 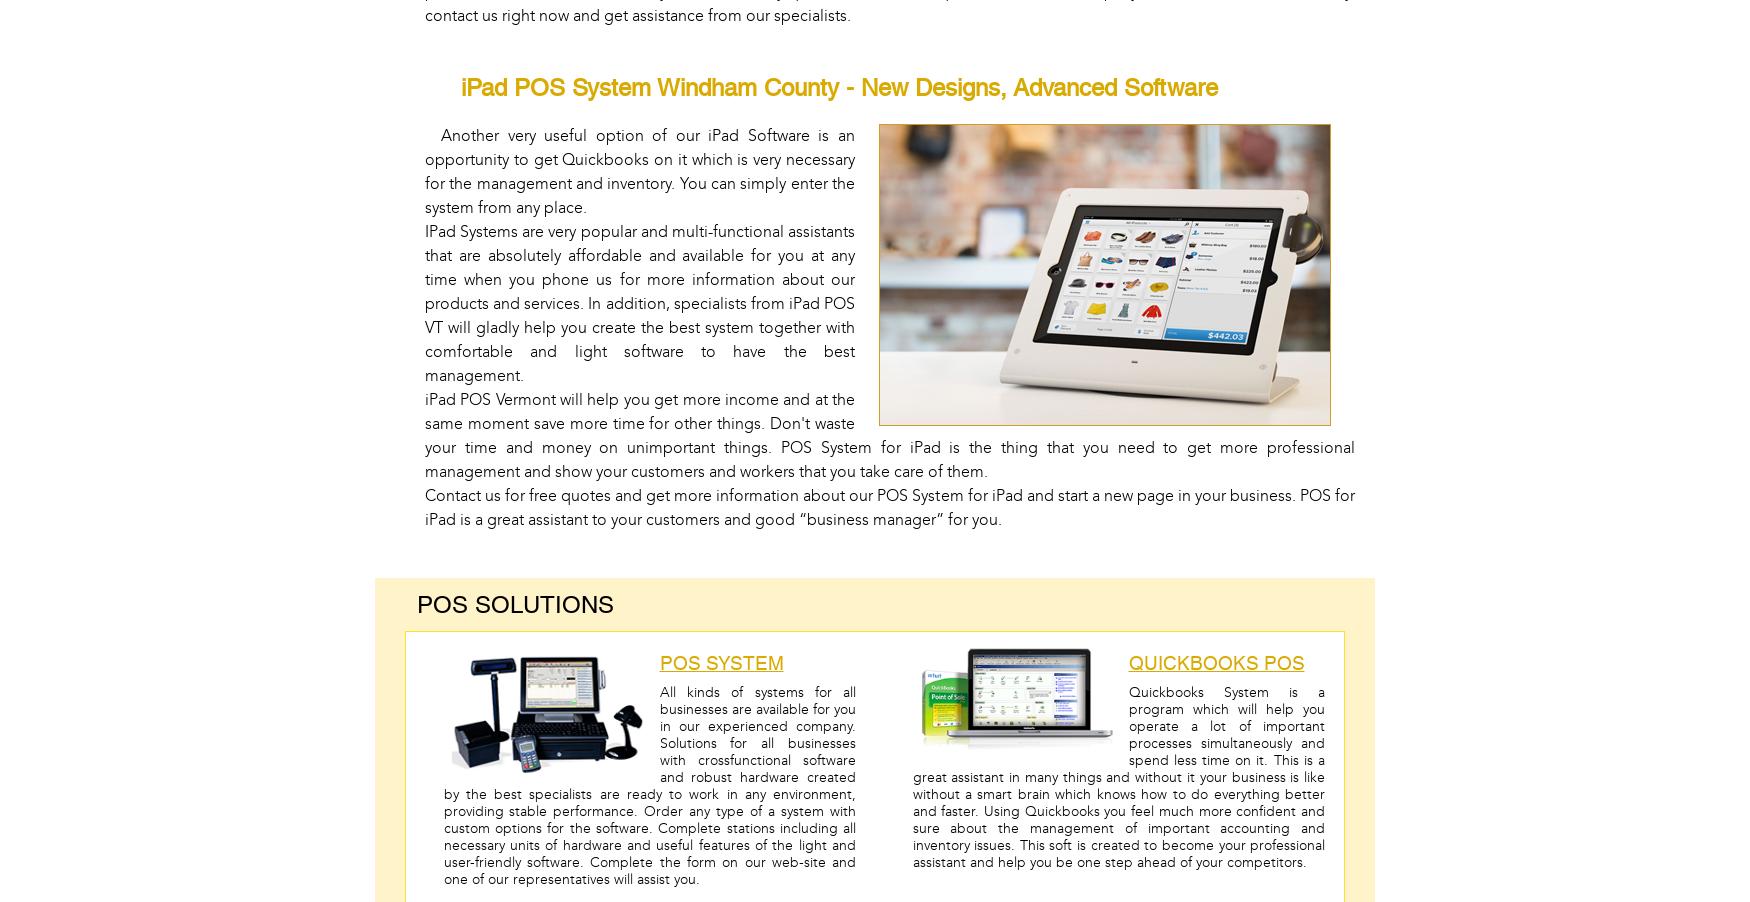 What do you see at coordinates (839, 88) in the screenshot?
I see `'iPad POS System Windham County - New Designs, Advanced Software'` at bounding box center [839, 88].